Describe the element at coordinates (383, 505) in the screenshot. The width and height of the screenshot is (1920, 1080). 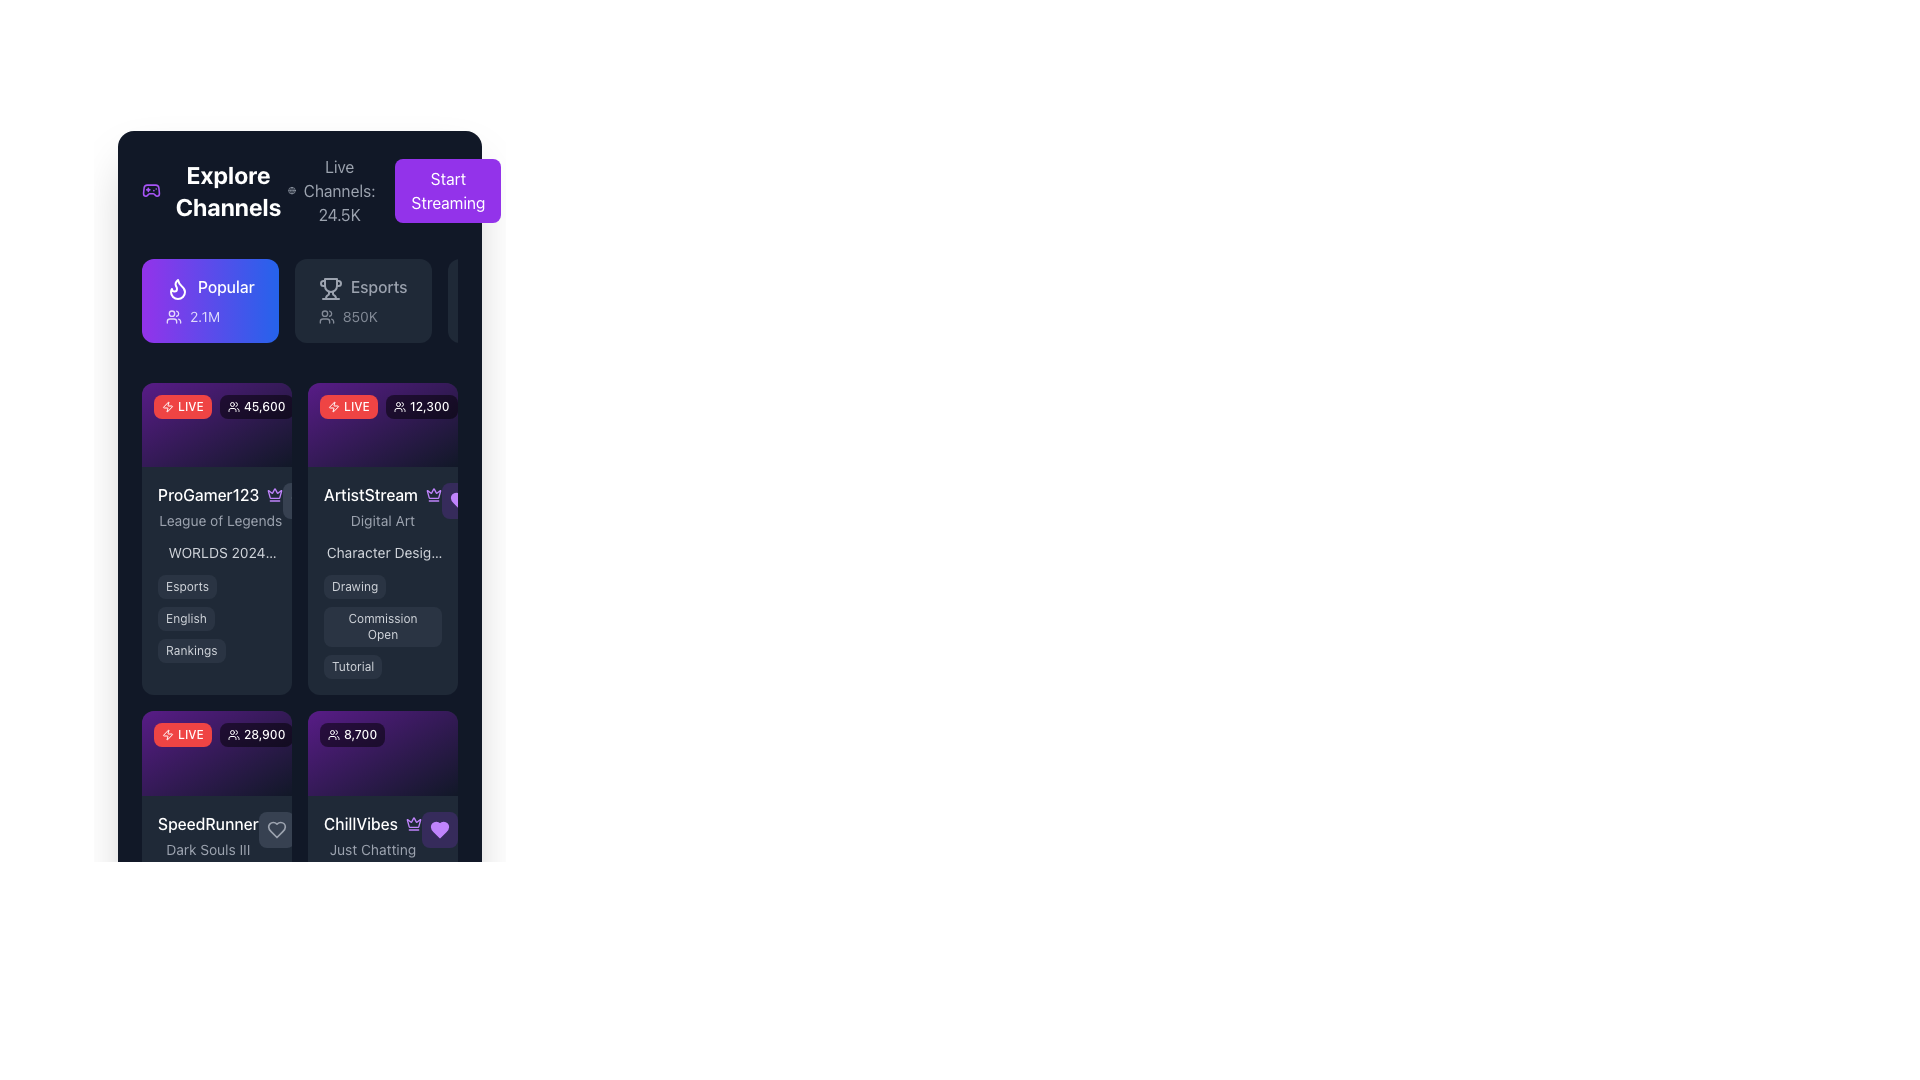
I see `the title in the Text display with an associated icon located in the second column of the grid layout beneath the 'LIVE' header` at that location.